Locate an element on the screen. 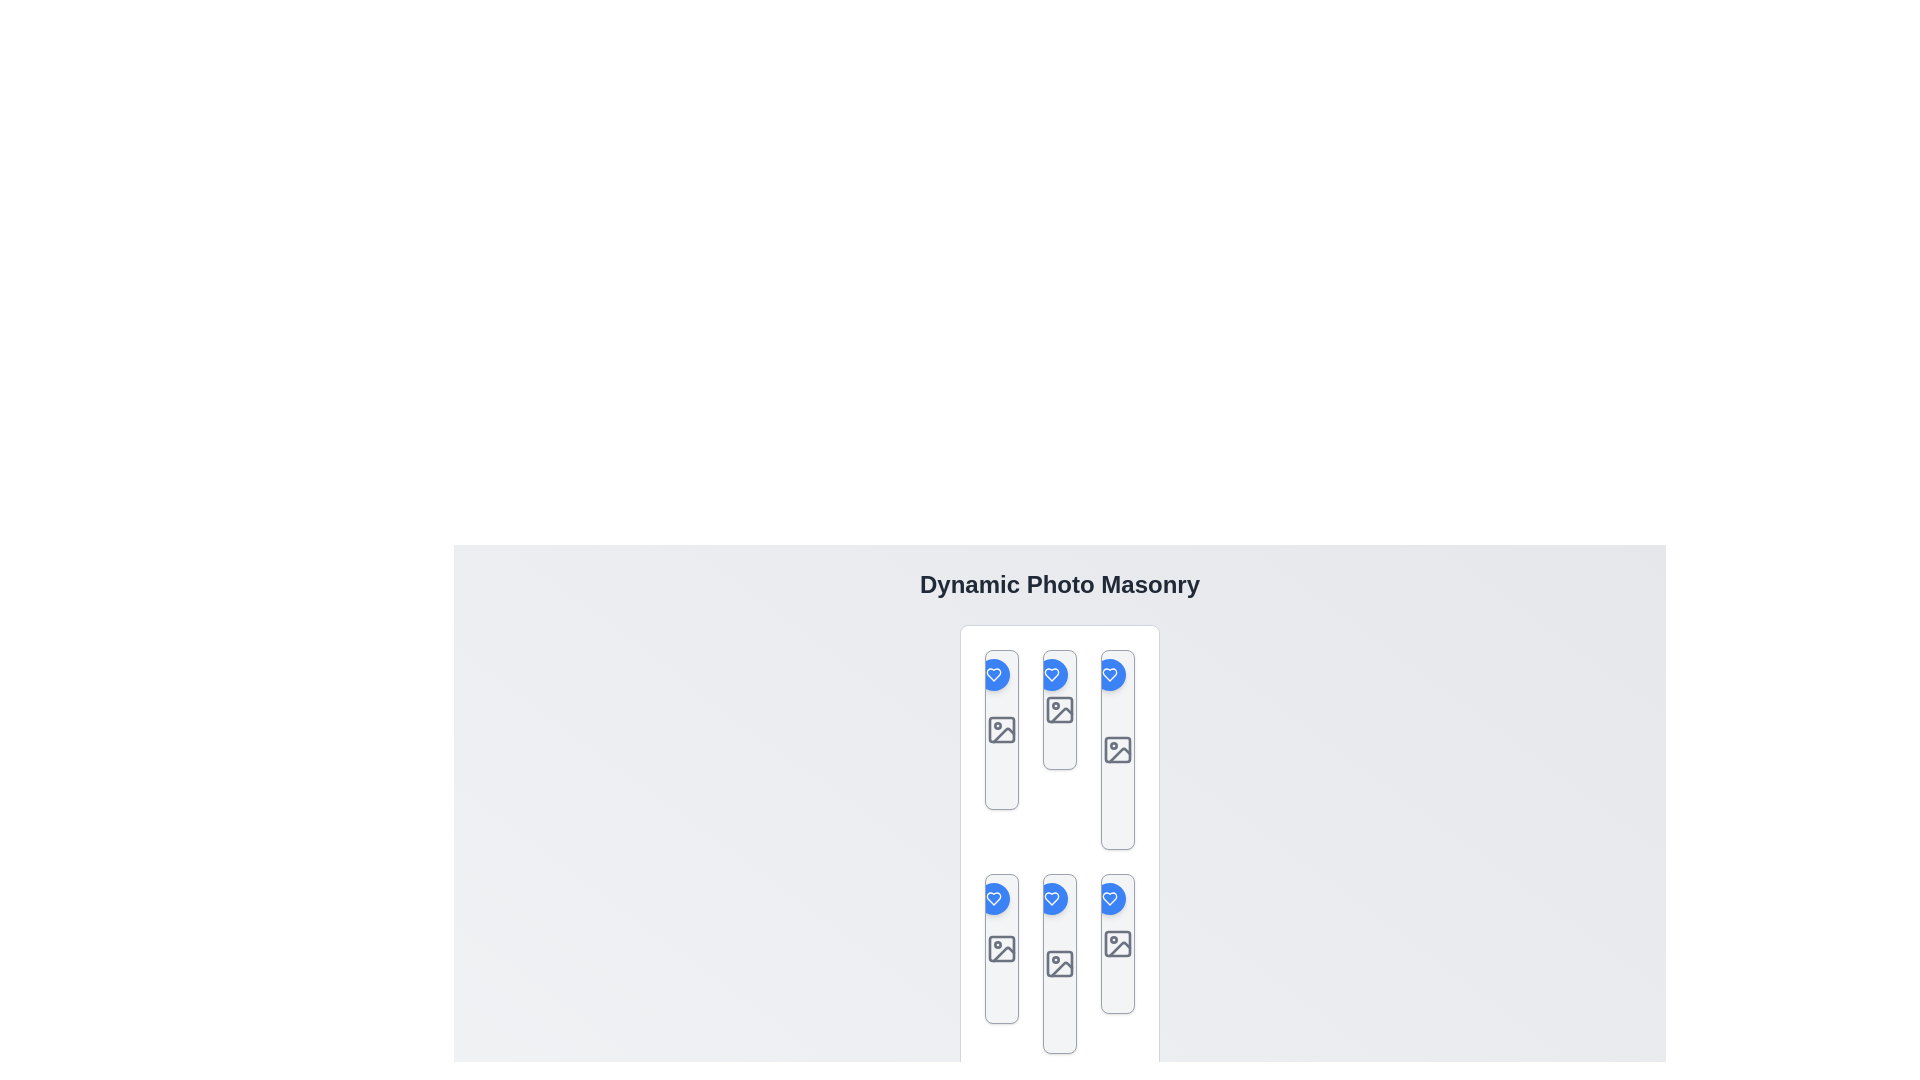 This screenshot has height=1080, width=1920. the blue-colored heart icon with a hollow center, located in the bottom-left quadrant of the 'Dynamic Photo Masonry' grid is located at coordinates (993, 897).